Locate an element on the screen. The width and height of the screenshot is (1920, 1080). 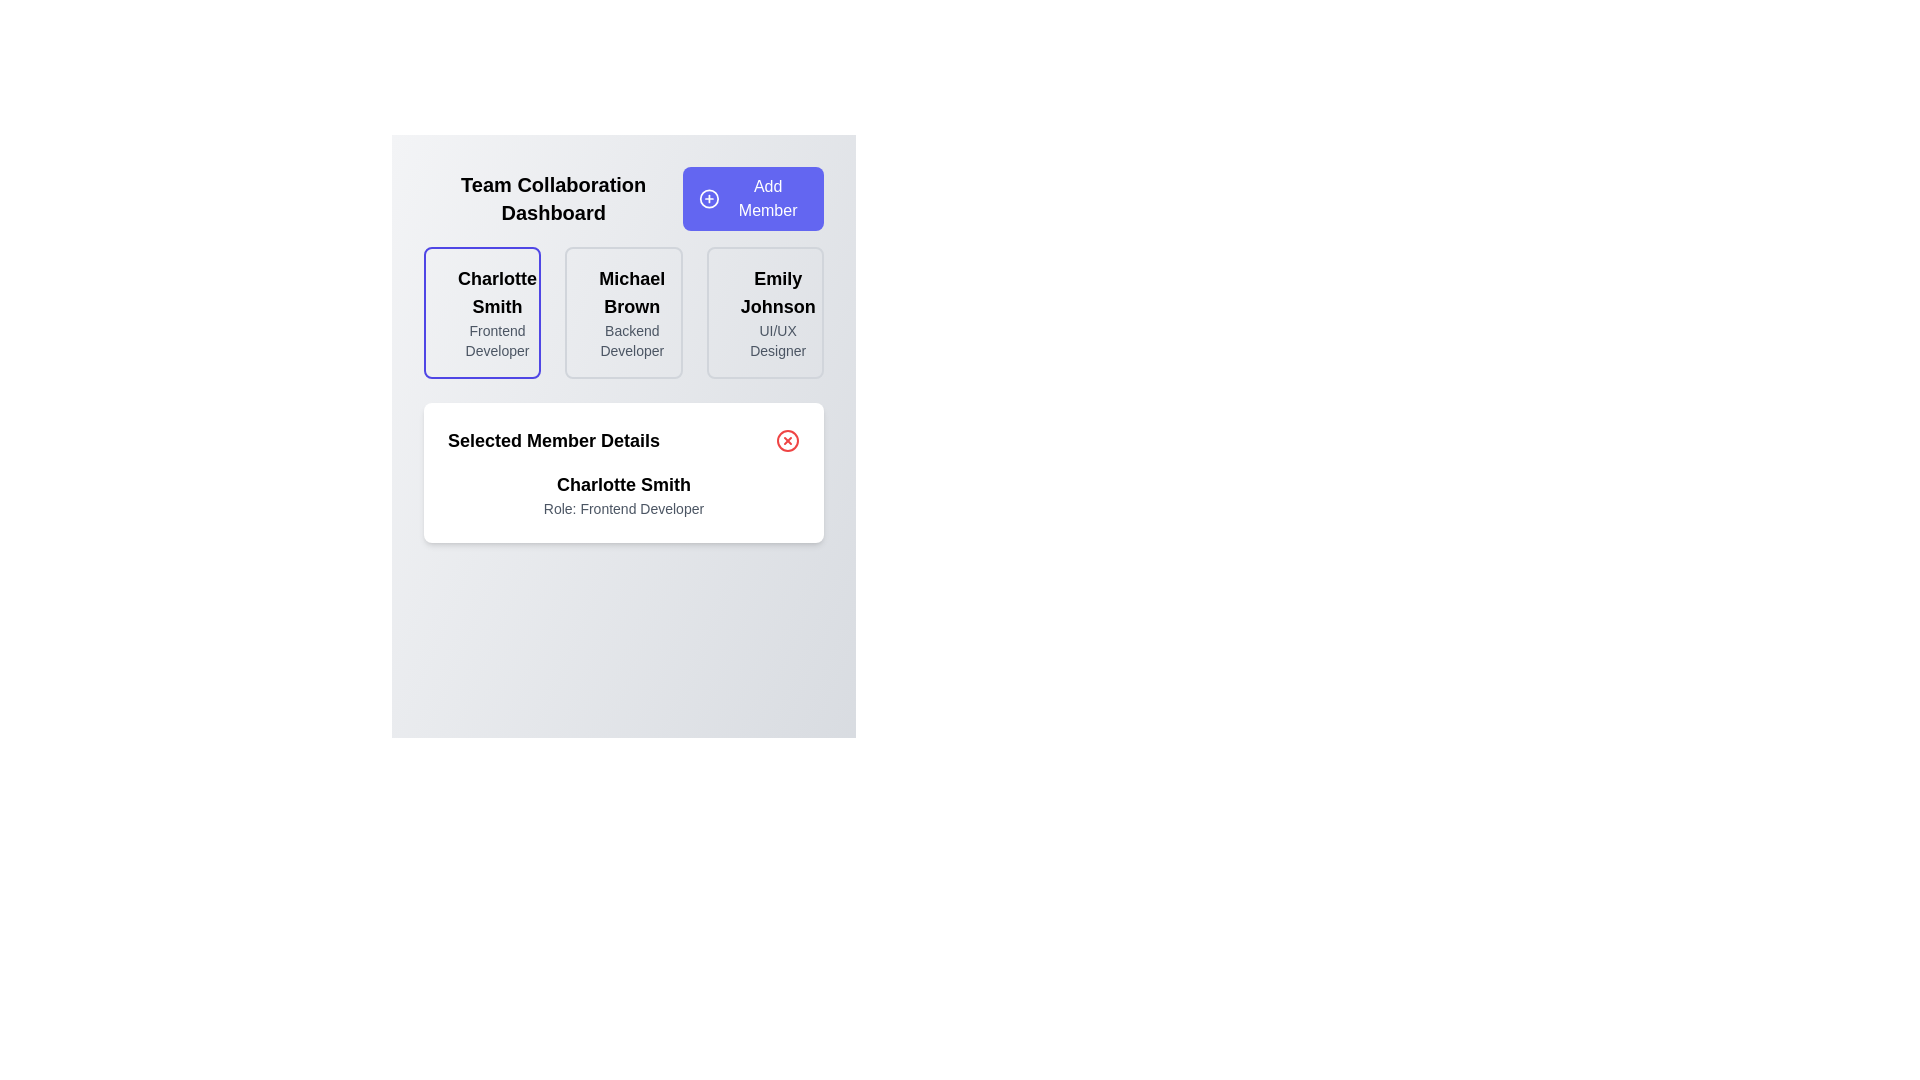
the circular plus icon within the 'Add Member' button located in the top right corner of the interface is located at coordinates (709, 199).